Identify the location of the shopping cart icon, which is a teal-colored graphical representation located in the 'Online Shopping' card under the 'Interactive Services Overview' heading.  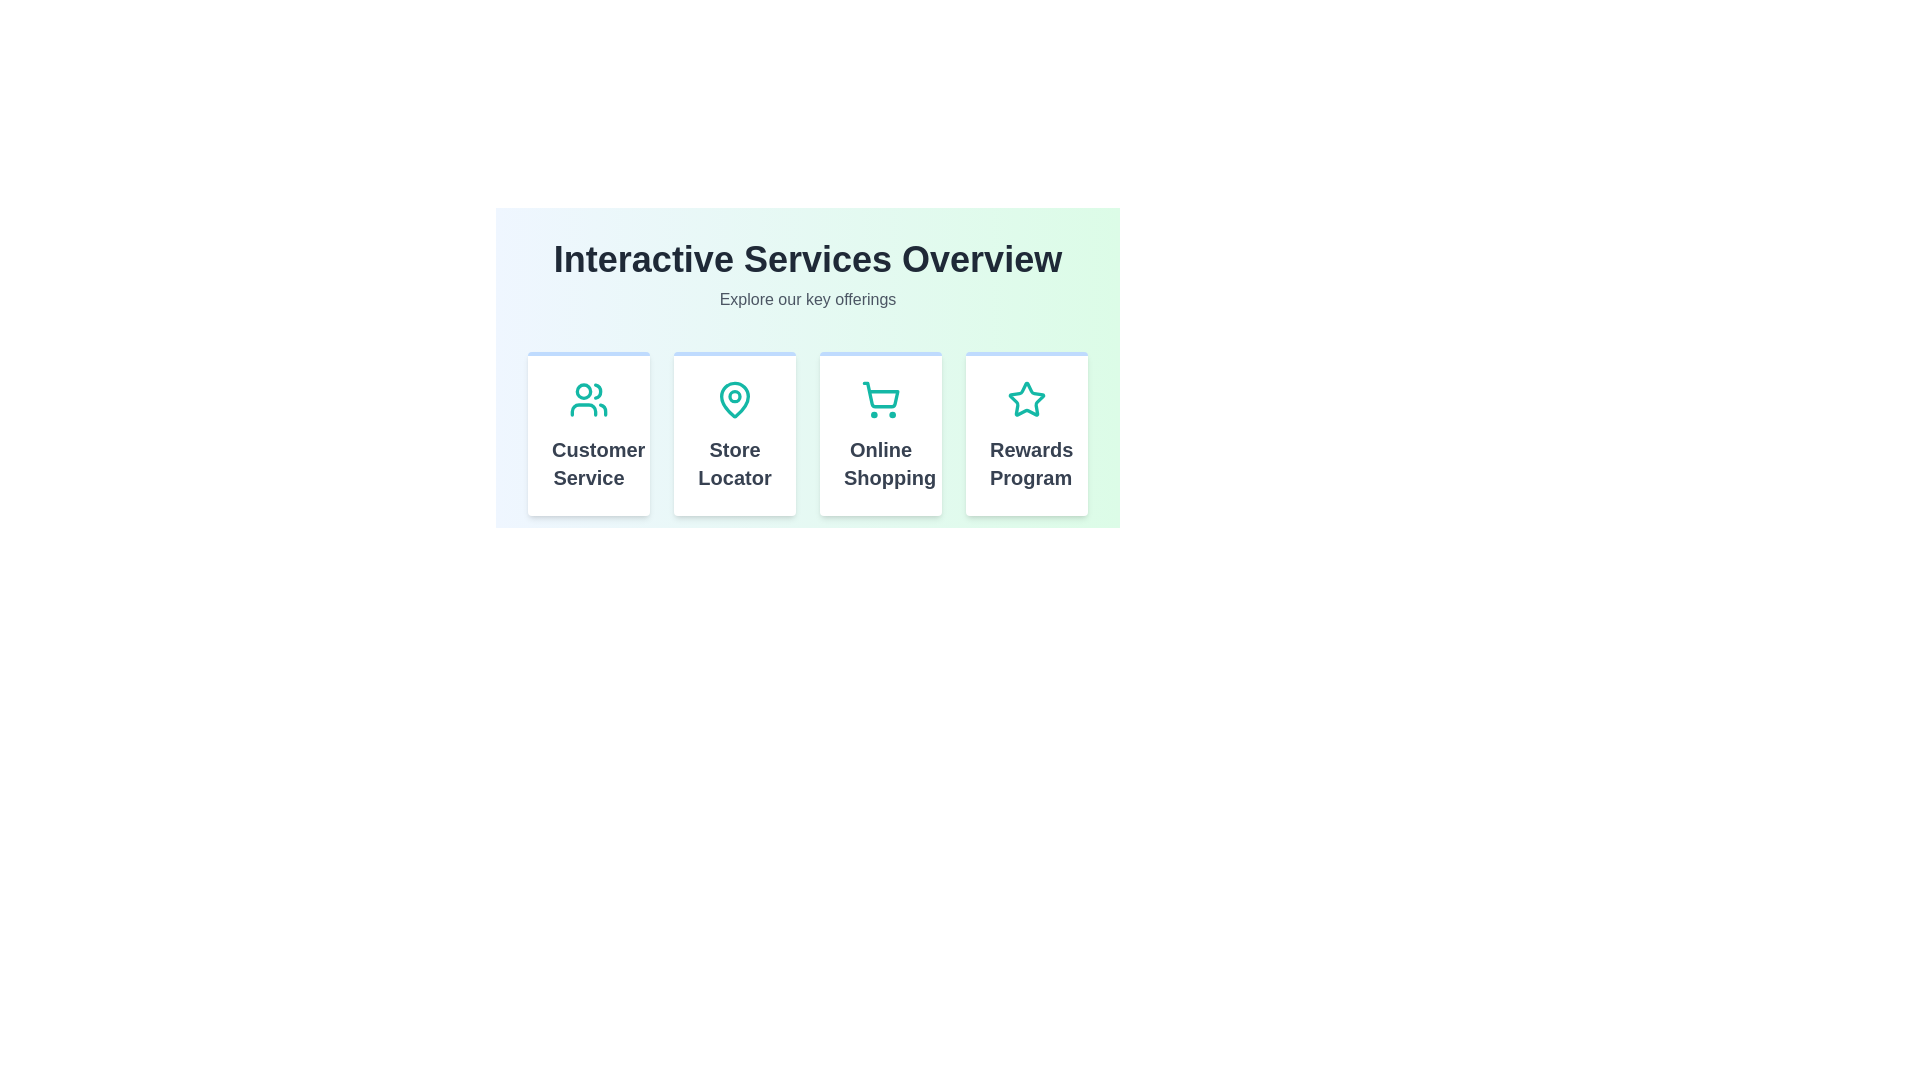
(880, 395).